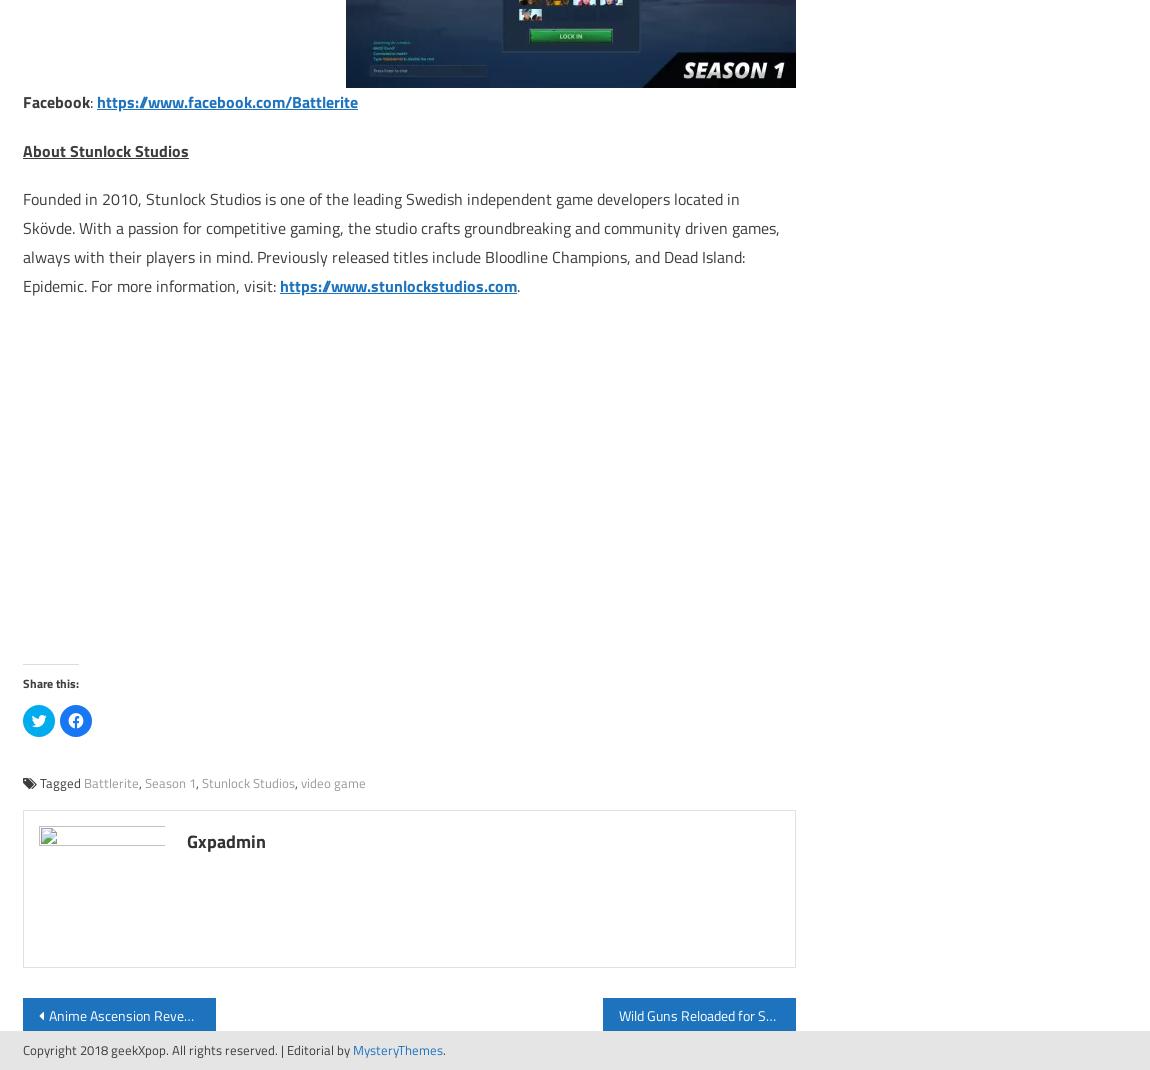  I want to click on 'About Stunlock Studios', so click(22, 150).